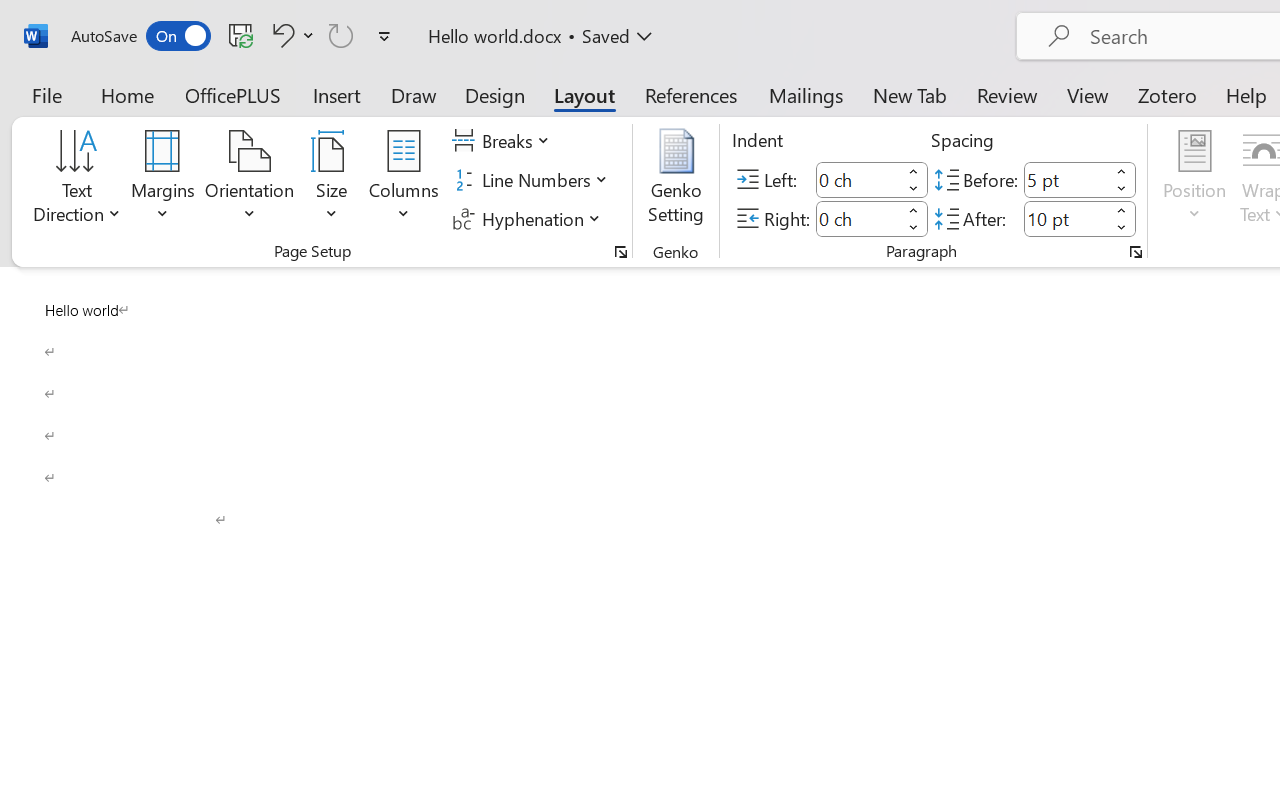  What do you see at coordinates (1087, 94) in the screenshot?
I see `'View'` at bounding box center [1087, 94].